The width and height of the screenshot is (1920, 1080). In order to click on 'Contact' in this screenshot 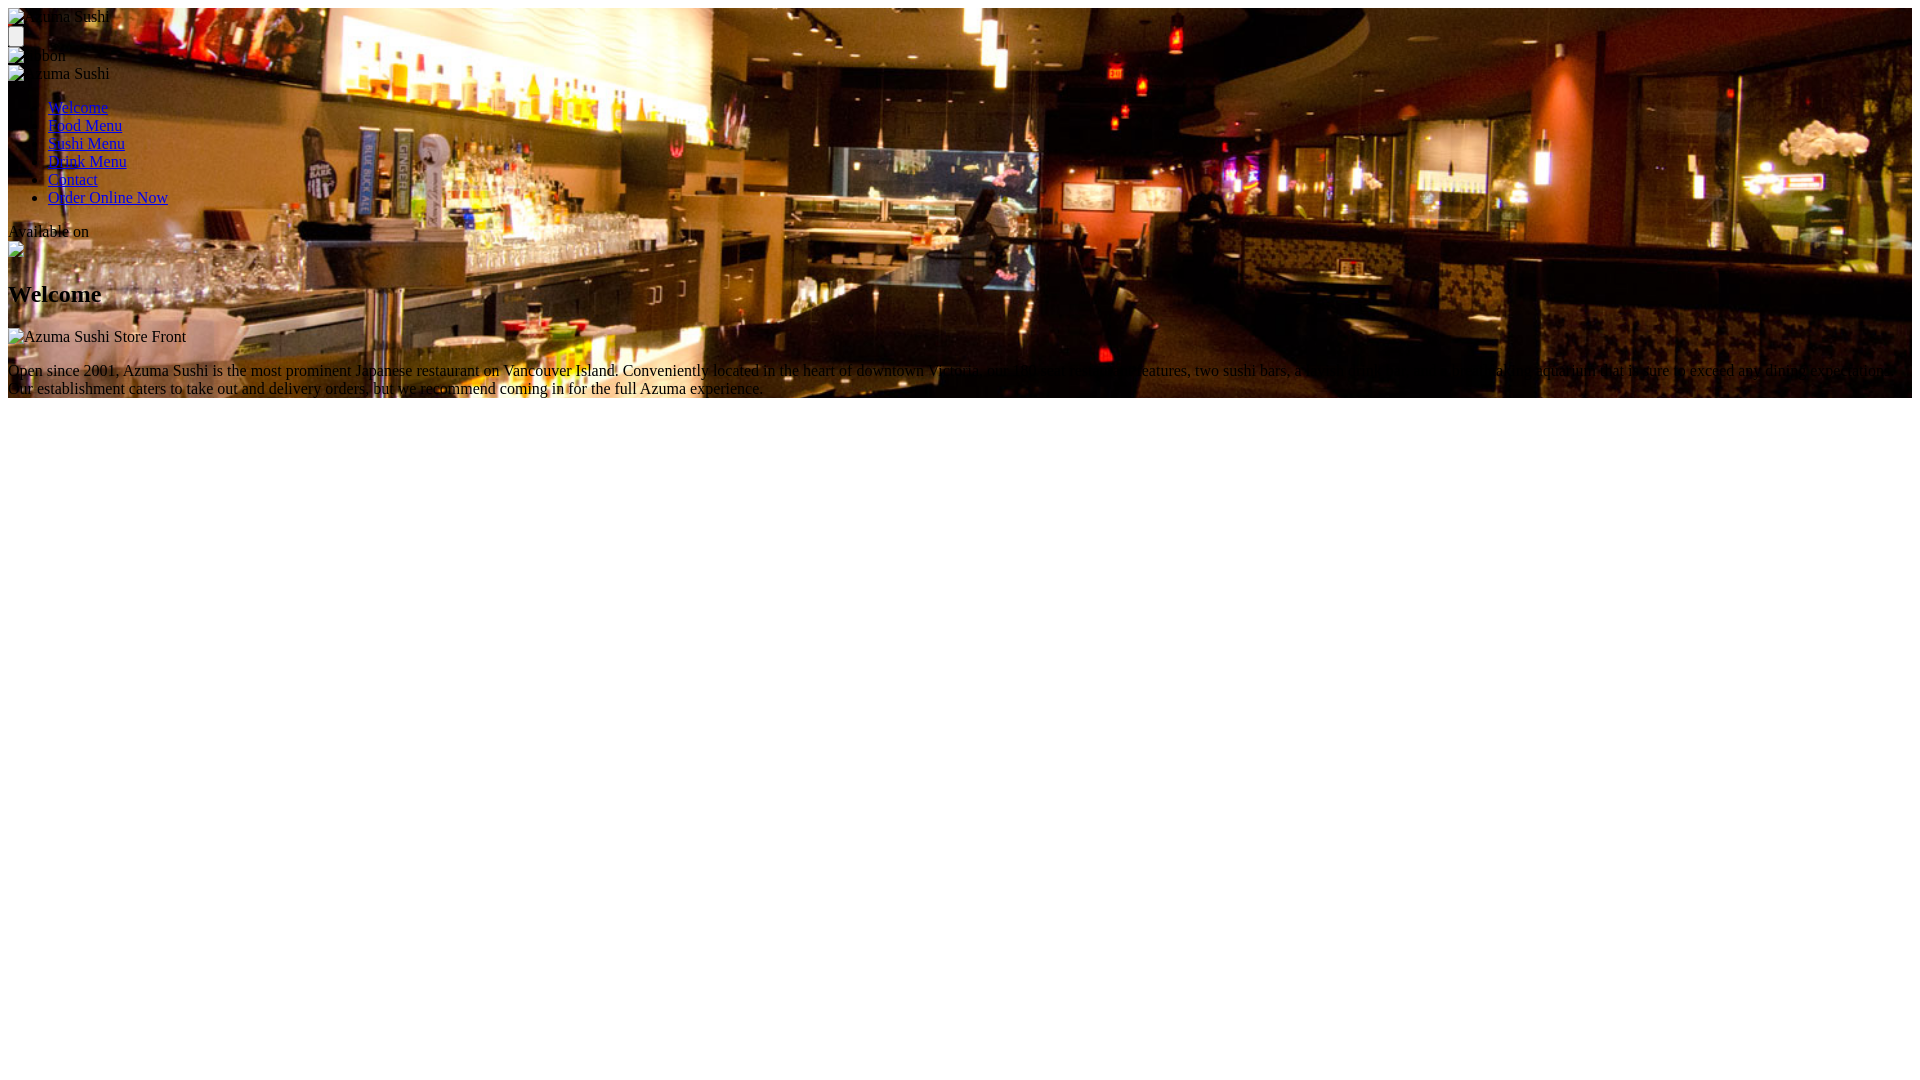, I will do `click(72, 178)`.